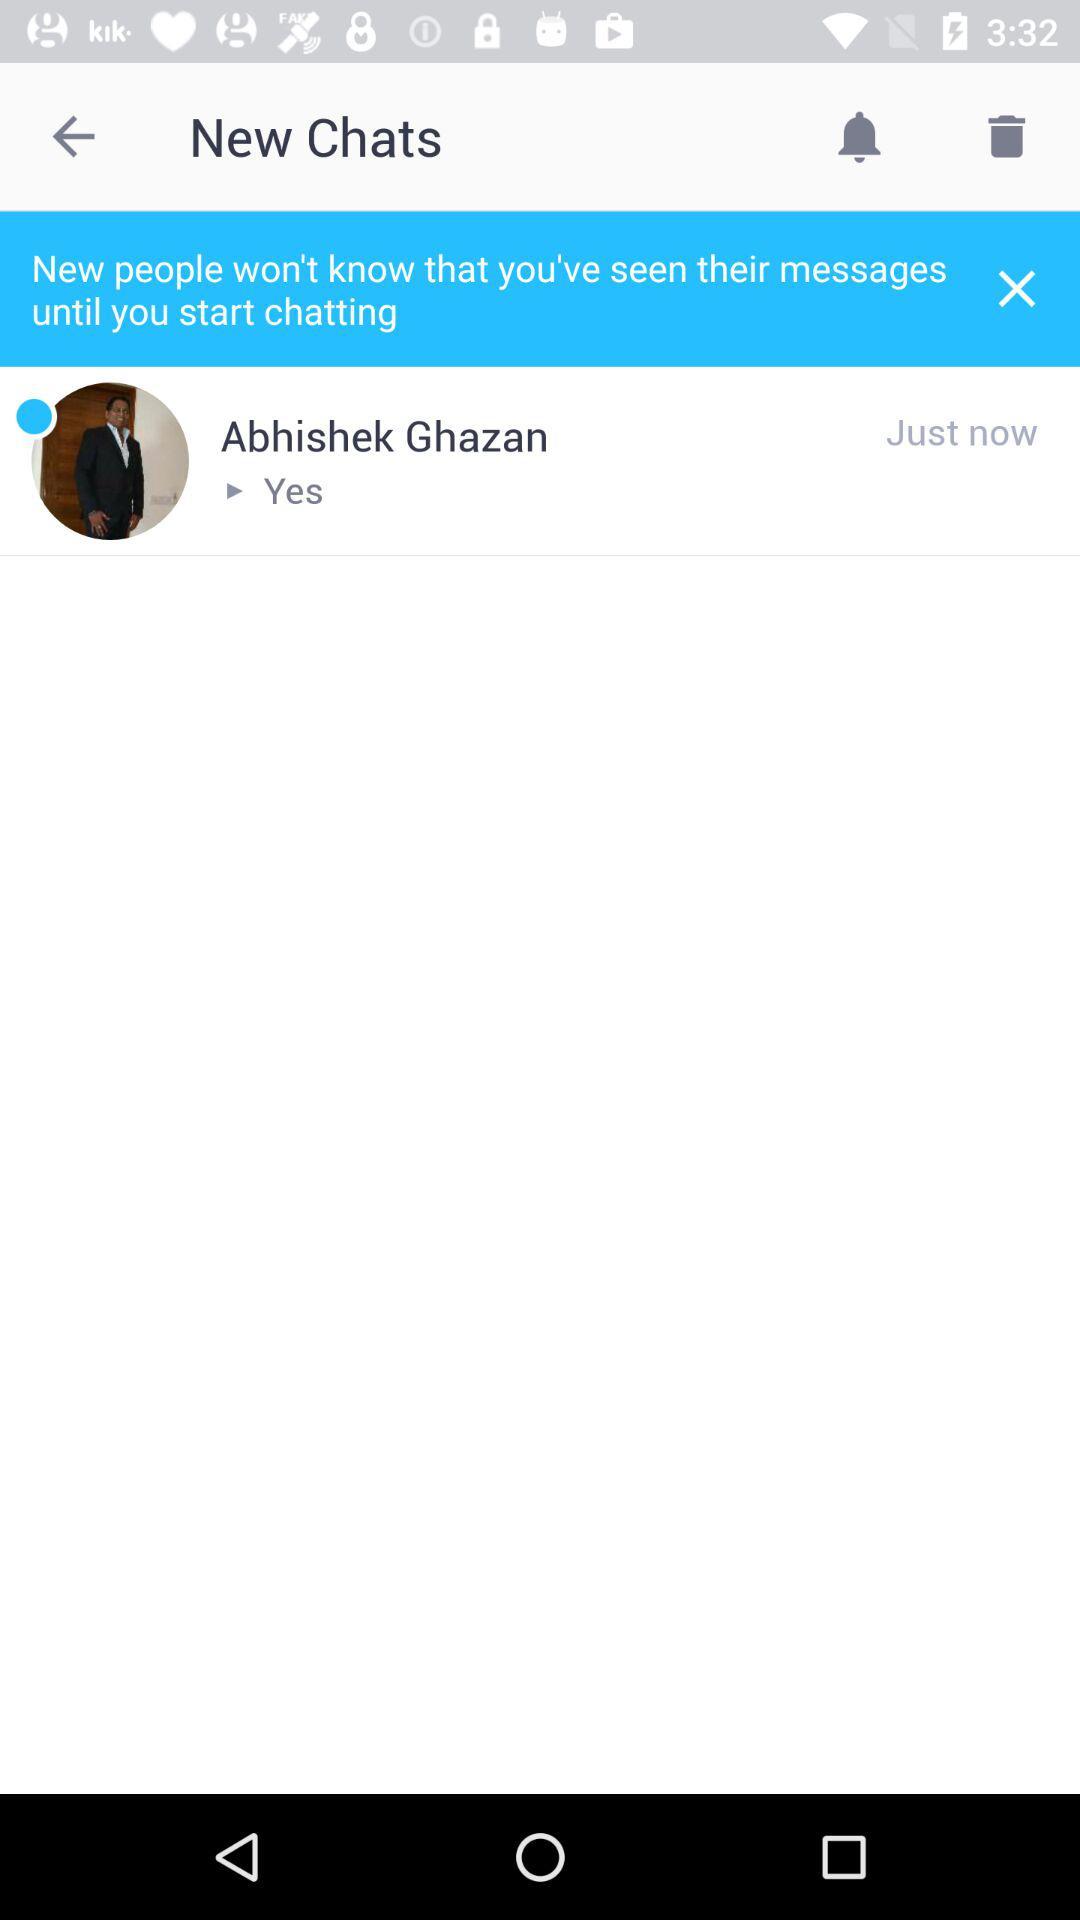 The width and height of the screenshot is (1080, 1920). I want to click on icon next to the new people won icon, so click(1017, 287).